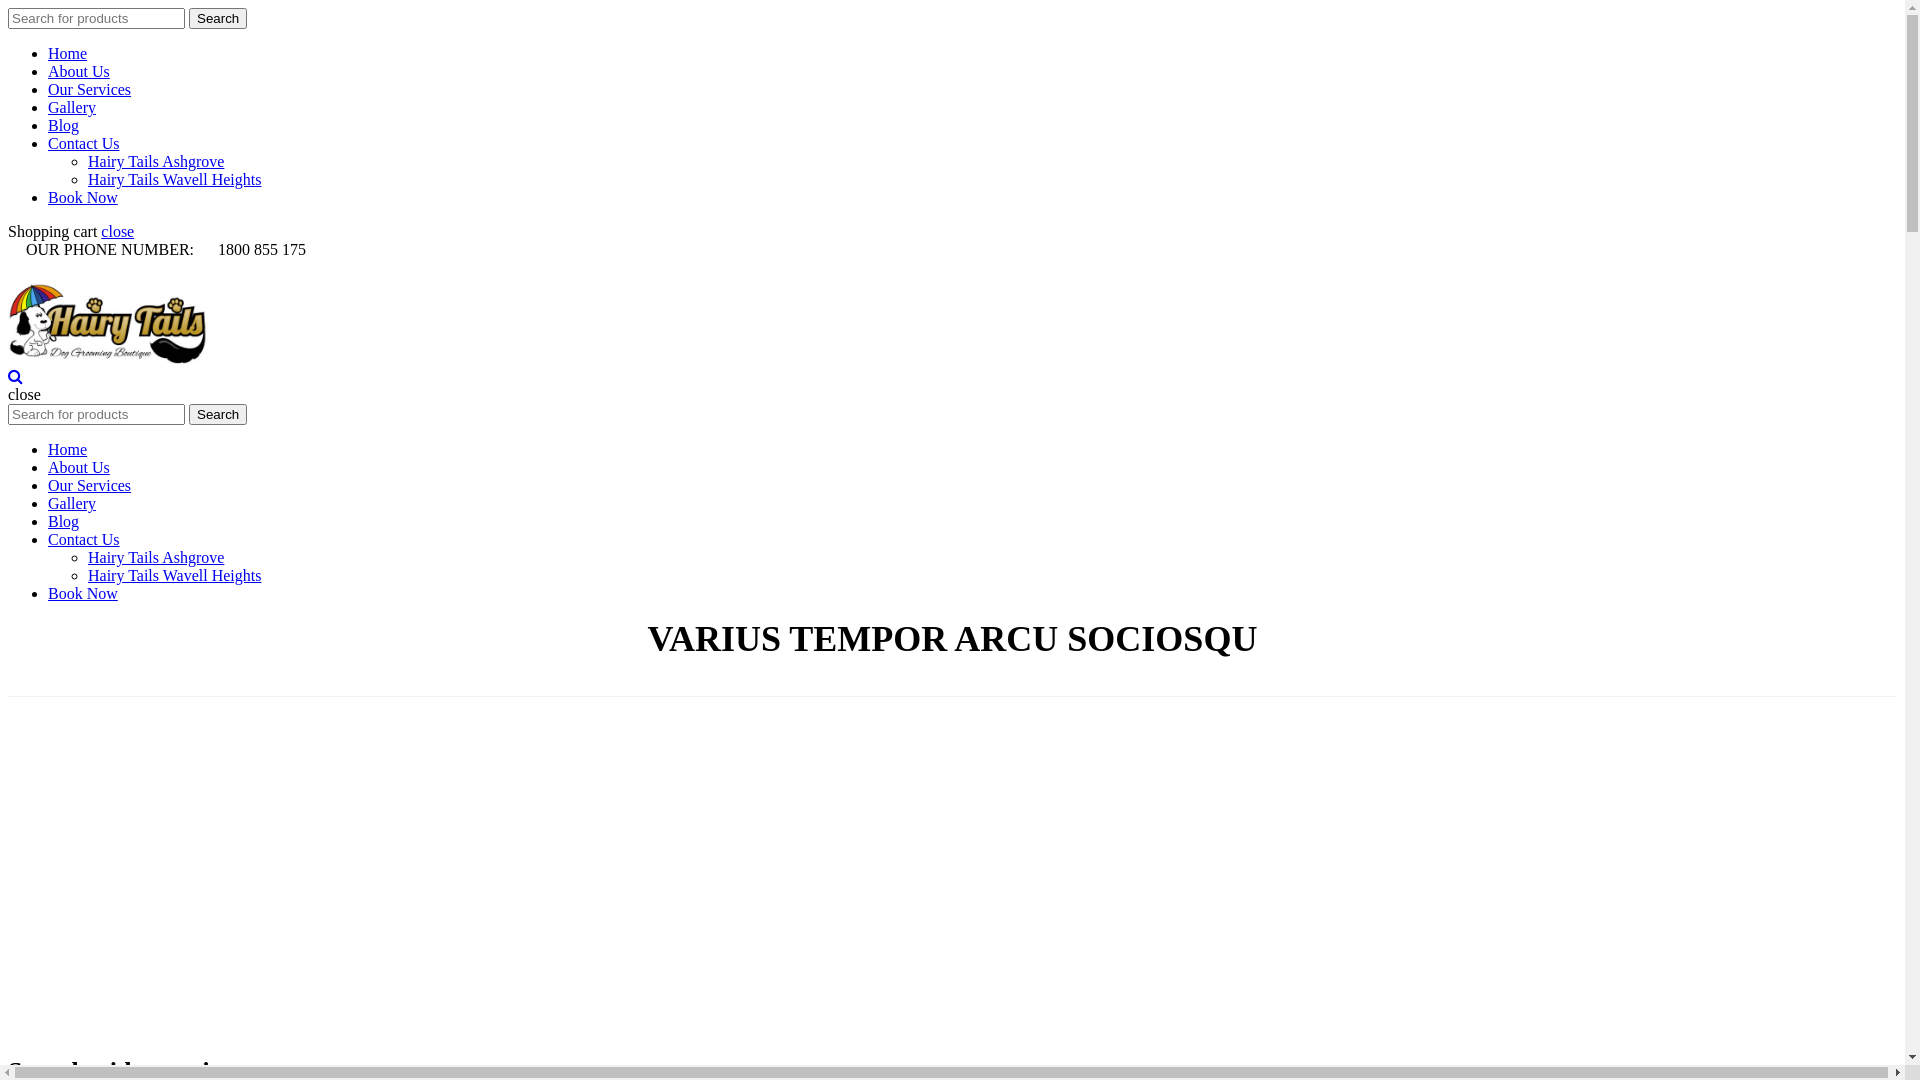 The width and height of the screenshot is (1920, 1080). Describe the element at coordinates (257, 876) in the screenshot. I see `'Delirius // mural painting'` at that location.